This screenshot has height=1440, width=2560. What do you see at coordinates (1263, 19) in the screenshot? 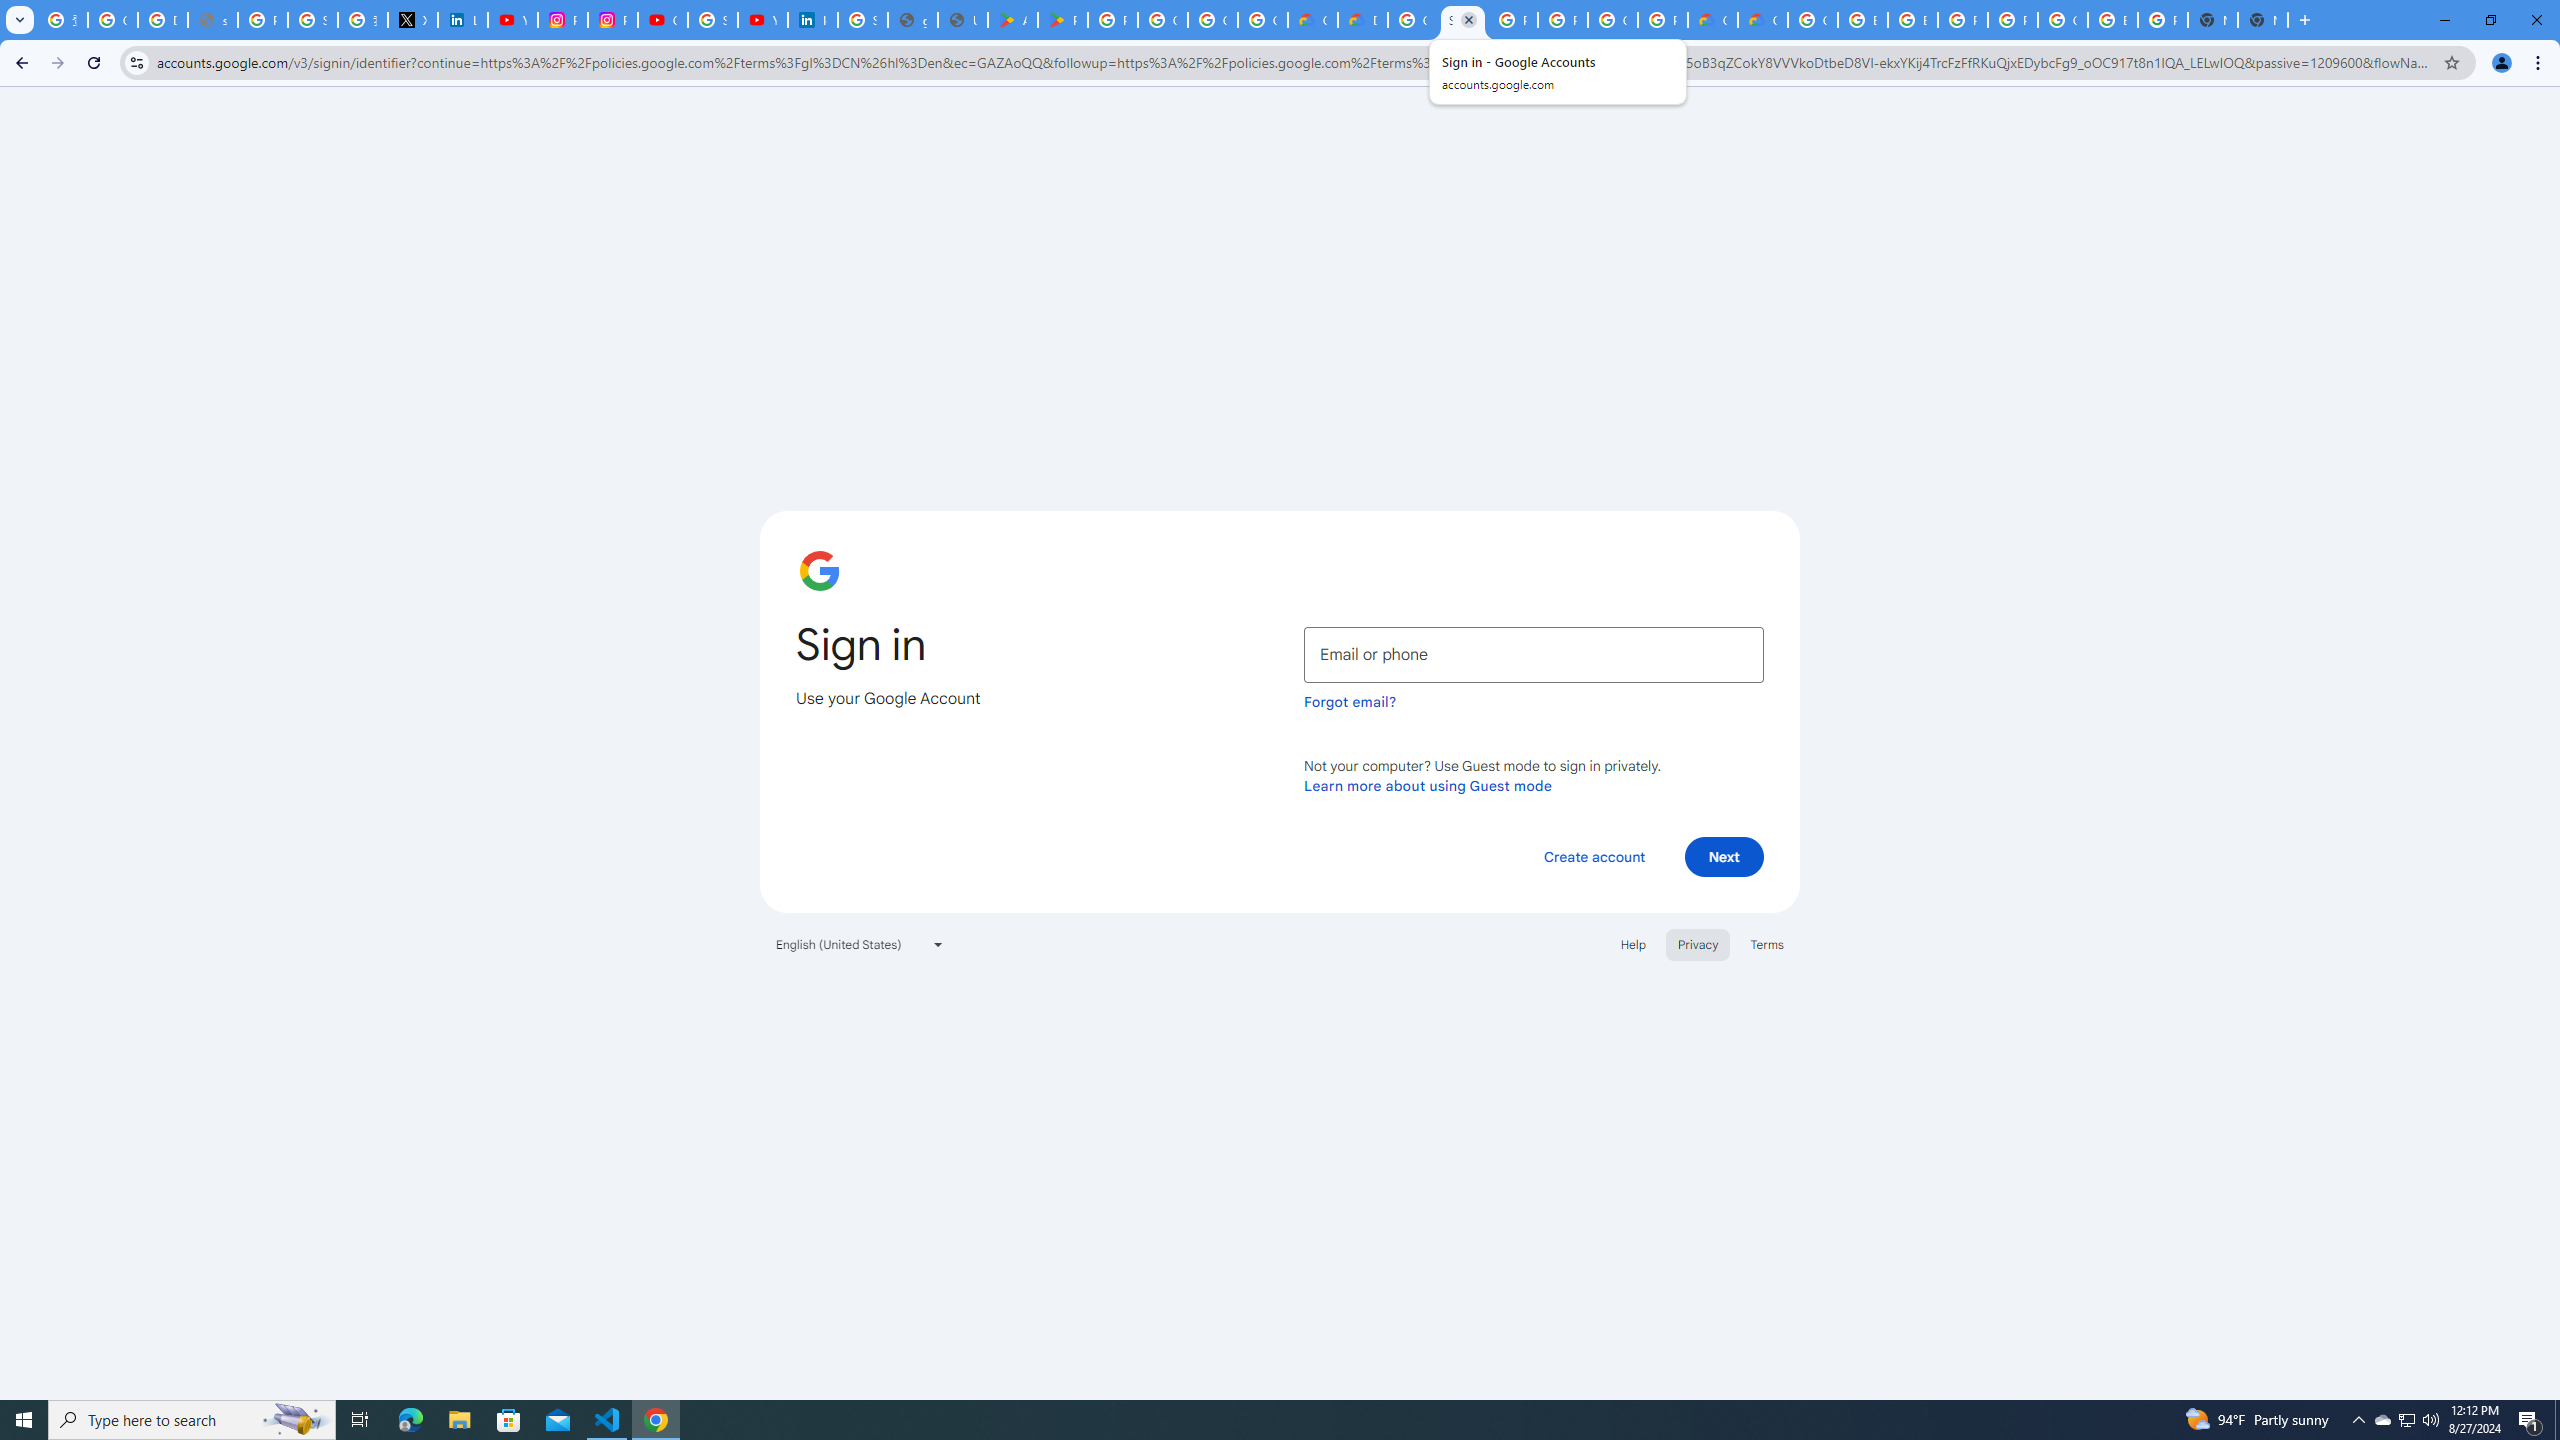
I see `'Google Workspace - Specific Terms'` at bounding box center [1263, 19].